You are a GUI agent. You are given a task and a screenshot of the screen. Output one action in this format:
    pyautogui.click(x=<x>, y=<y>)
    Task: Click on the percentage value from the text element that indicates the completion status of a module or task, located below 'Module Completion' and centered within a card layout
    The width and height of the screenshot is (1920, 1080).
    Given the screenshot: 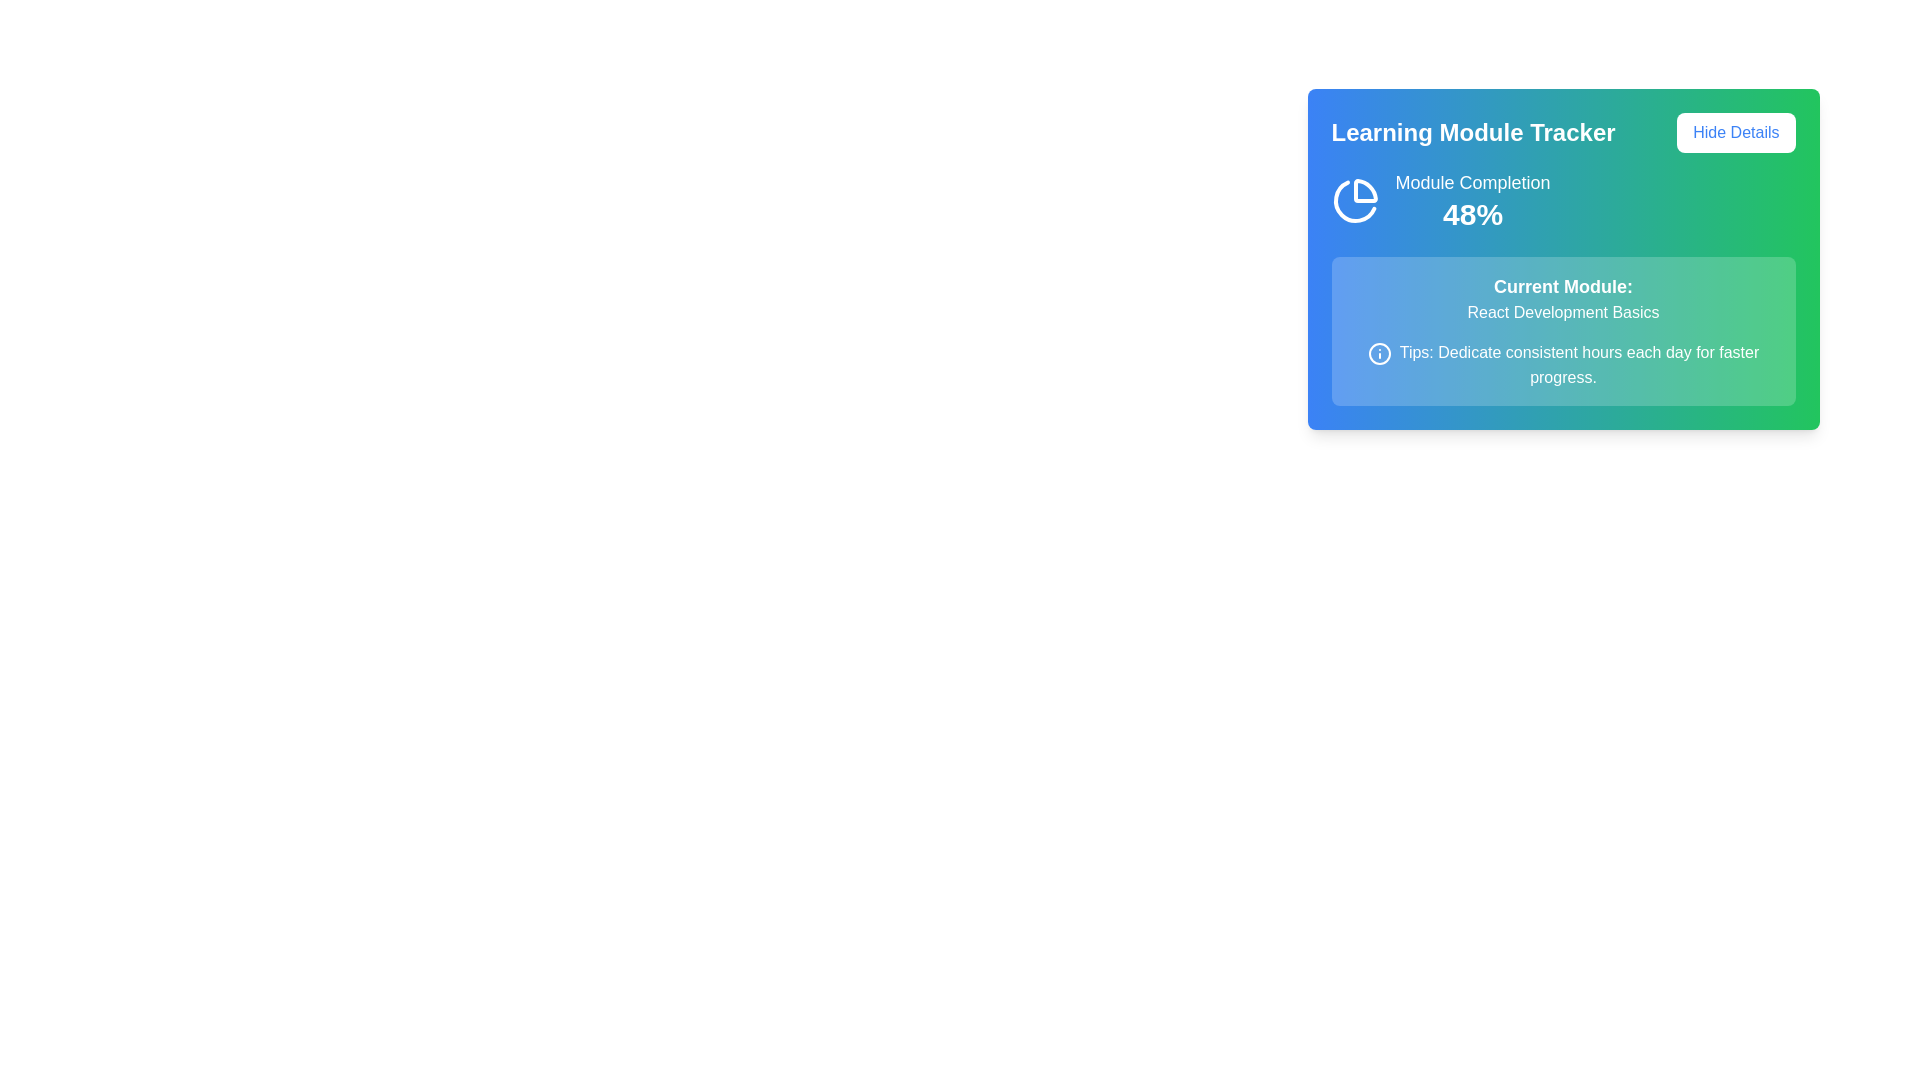 What is the action you would take?
    pyautogui.click(x=1473, y=215)
    